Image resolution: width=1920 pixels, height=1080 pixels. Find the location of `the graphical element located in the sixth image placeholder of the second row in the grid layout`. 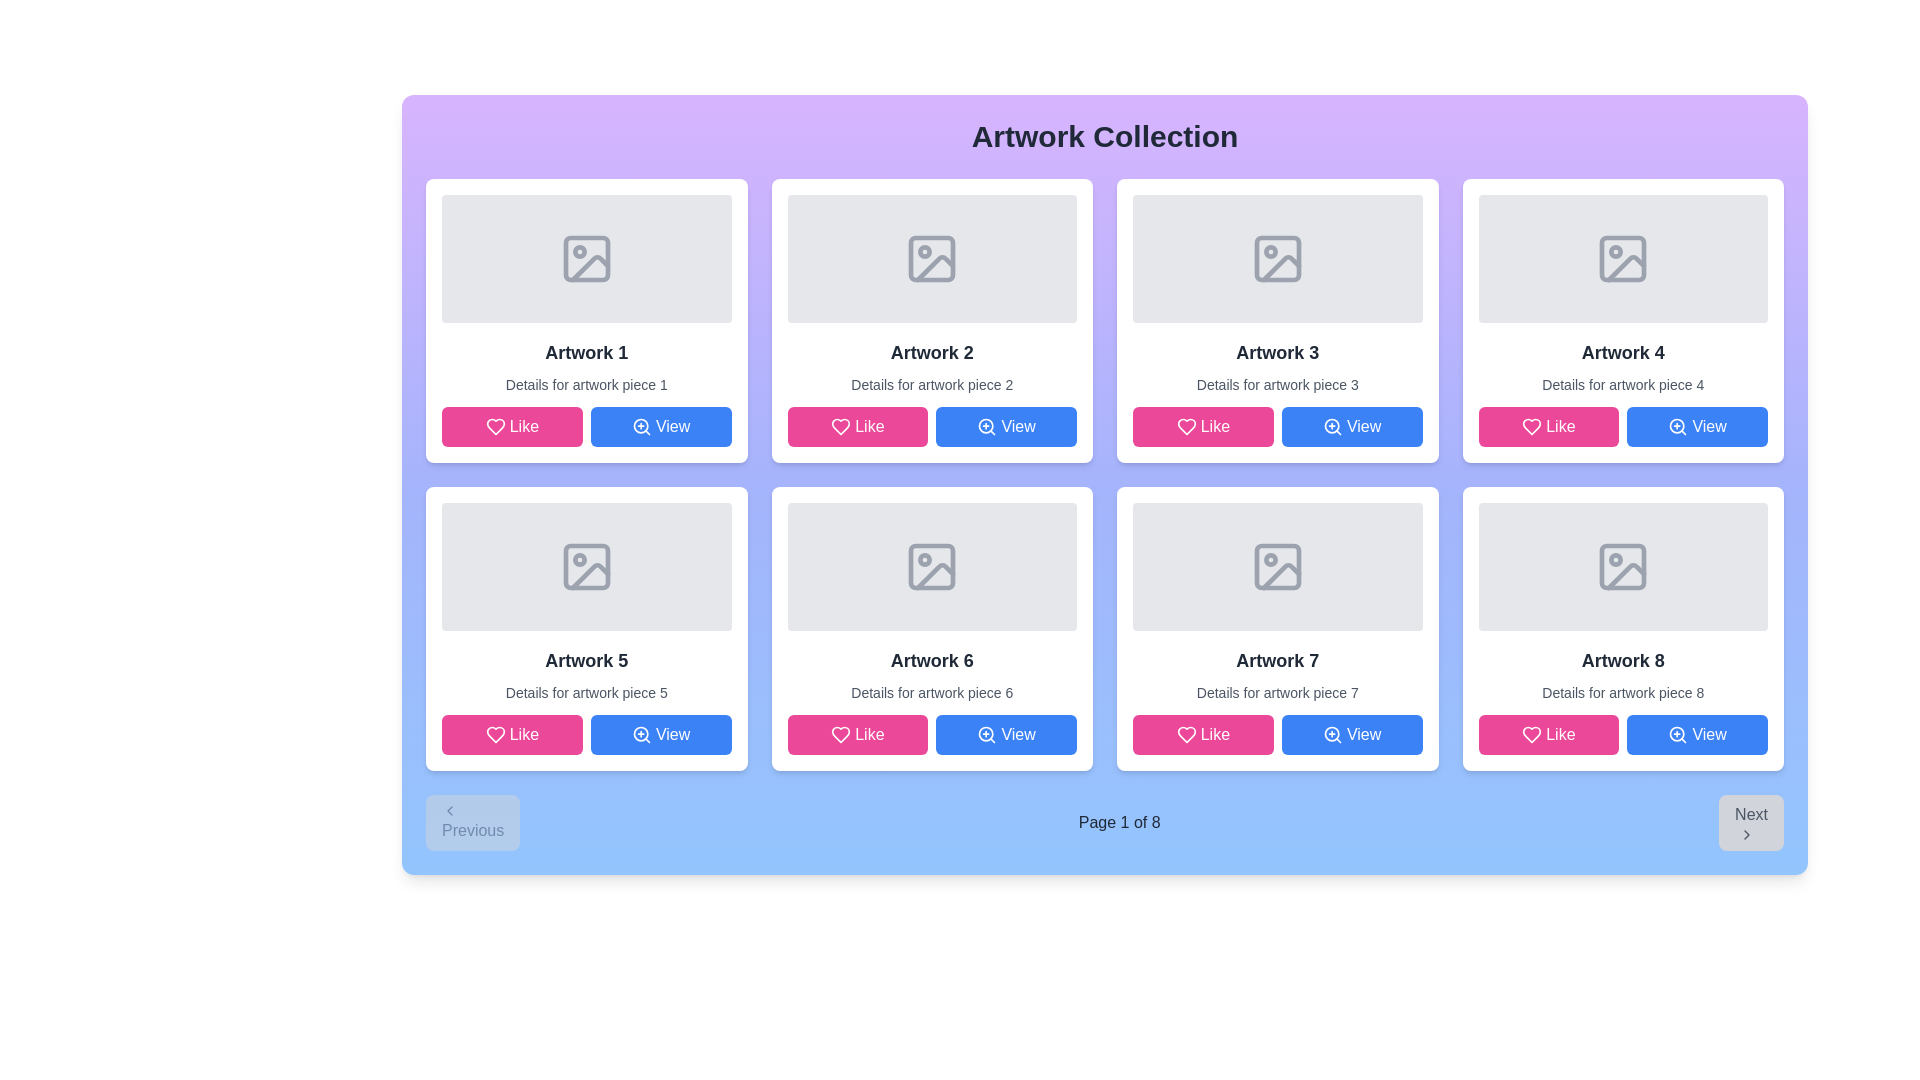

the graphical element located in the sixth image placeholder of the second row in the grid layout is located at coordinates (924, 559).